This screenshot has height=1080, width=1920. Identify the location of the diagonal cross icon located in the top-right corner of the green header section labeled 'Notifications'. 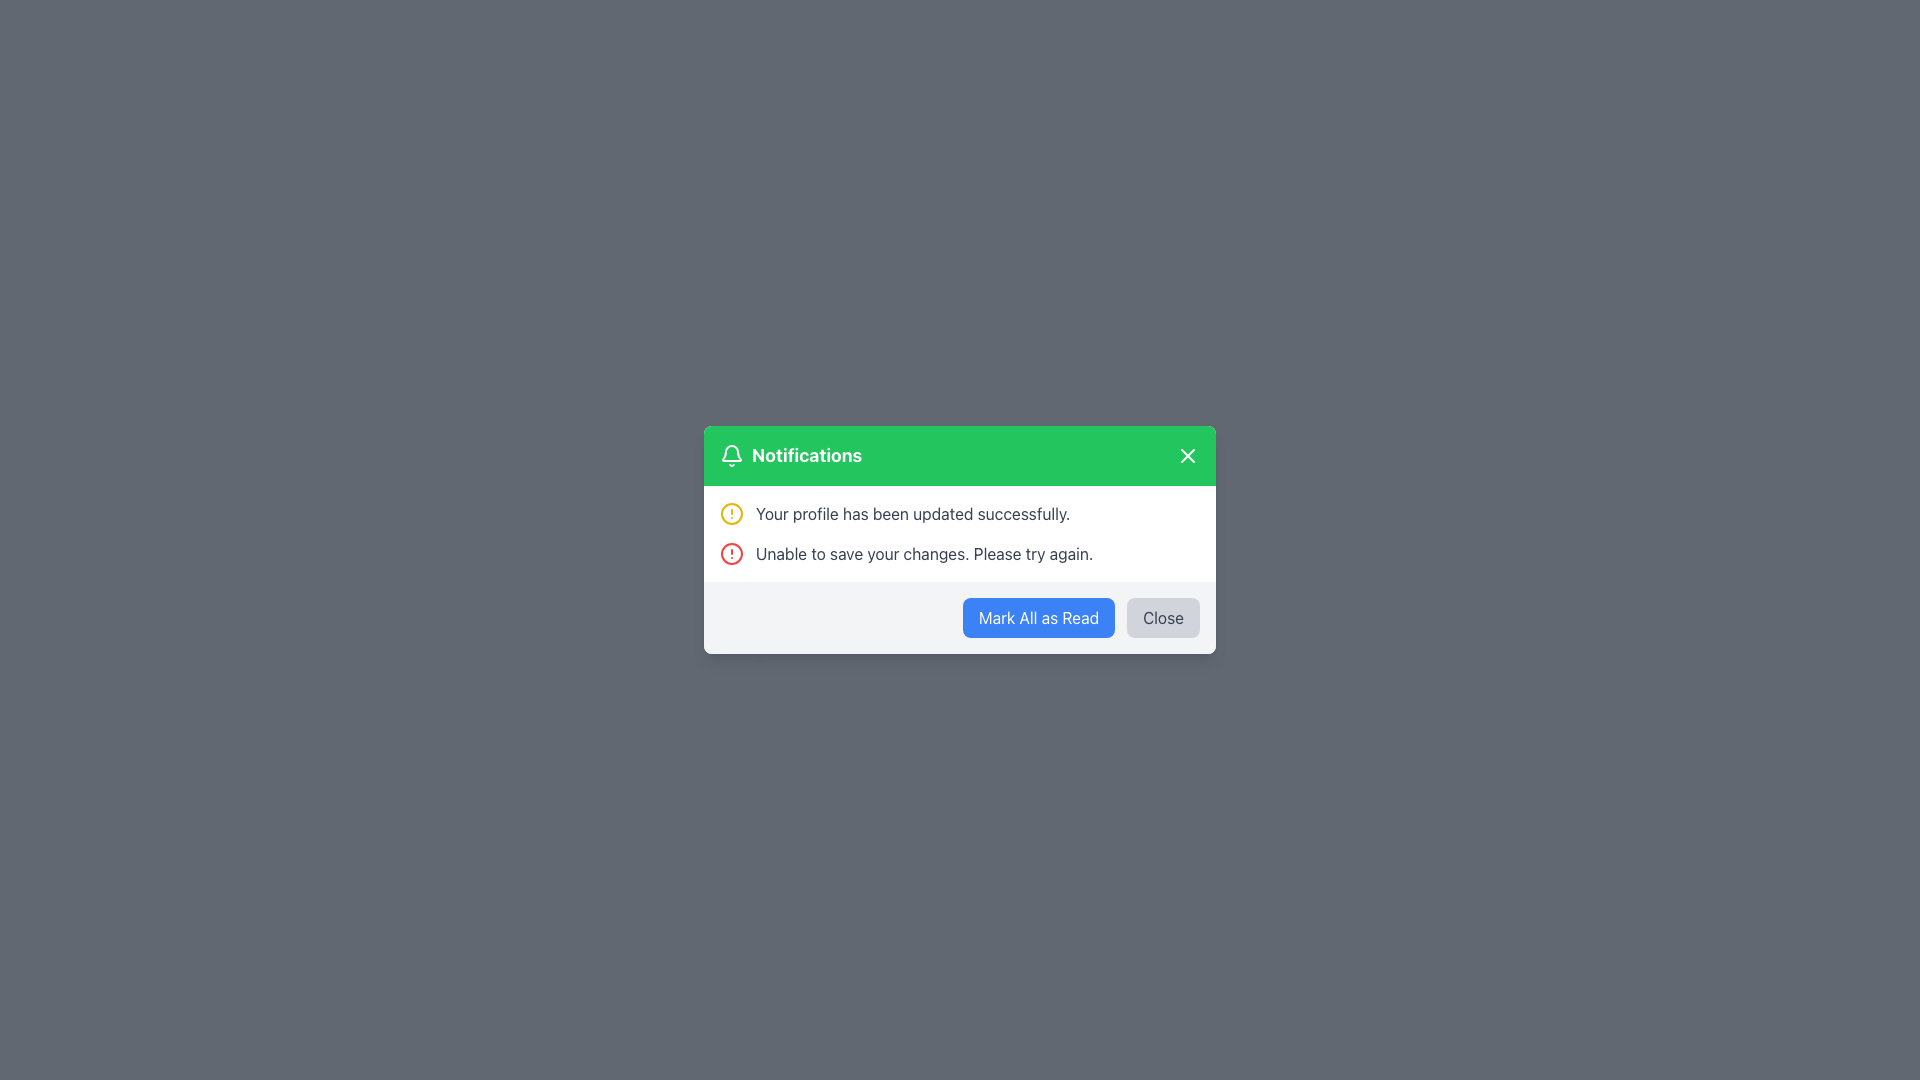
(1188, 455).